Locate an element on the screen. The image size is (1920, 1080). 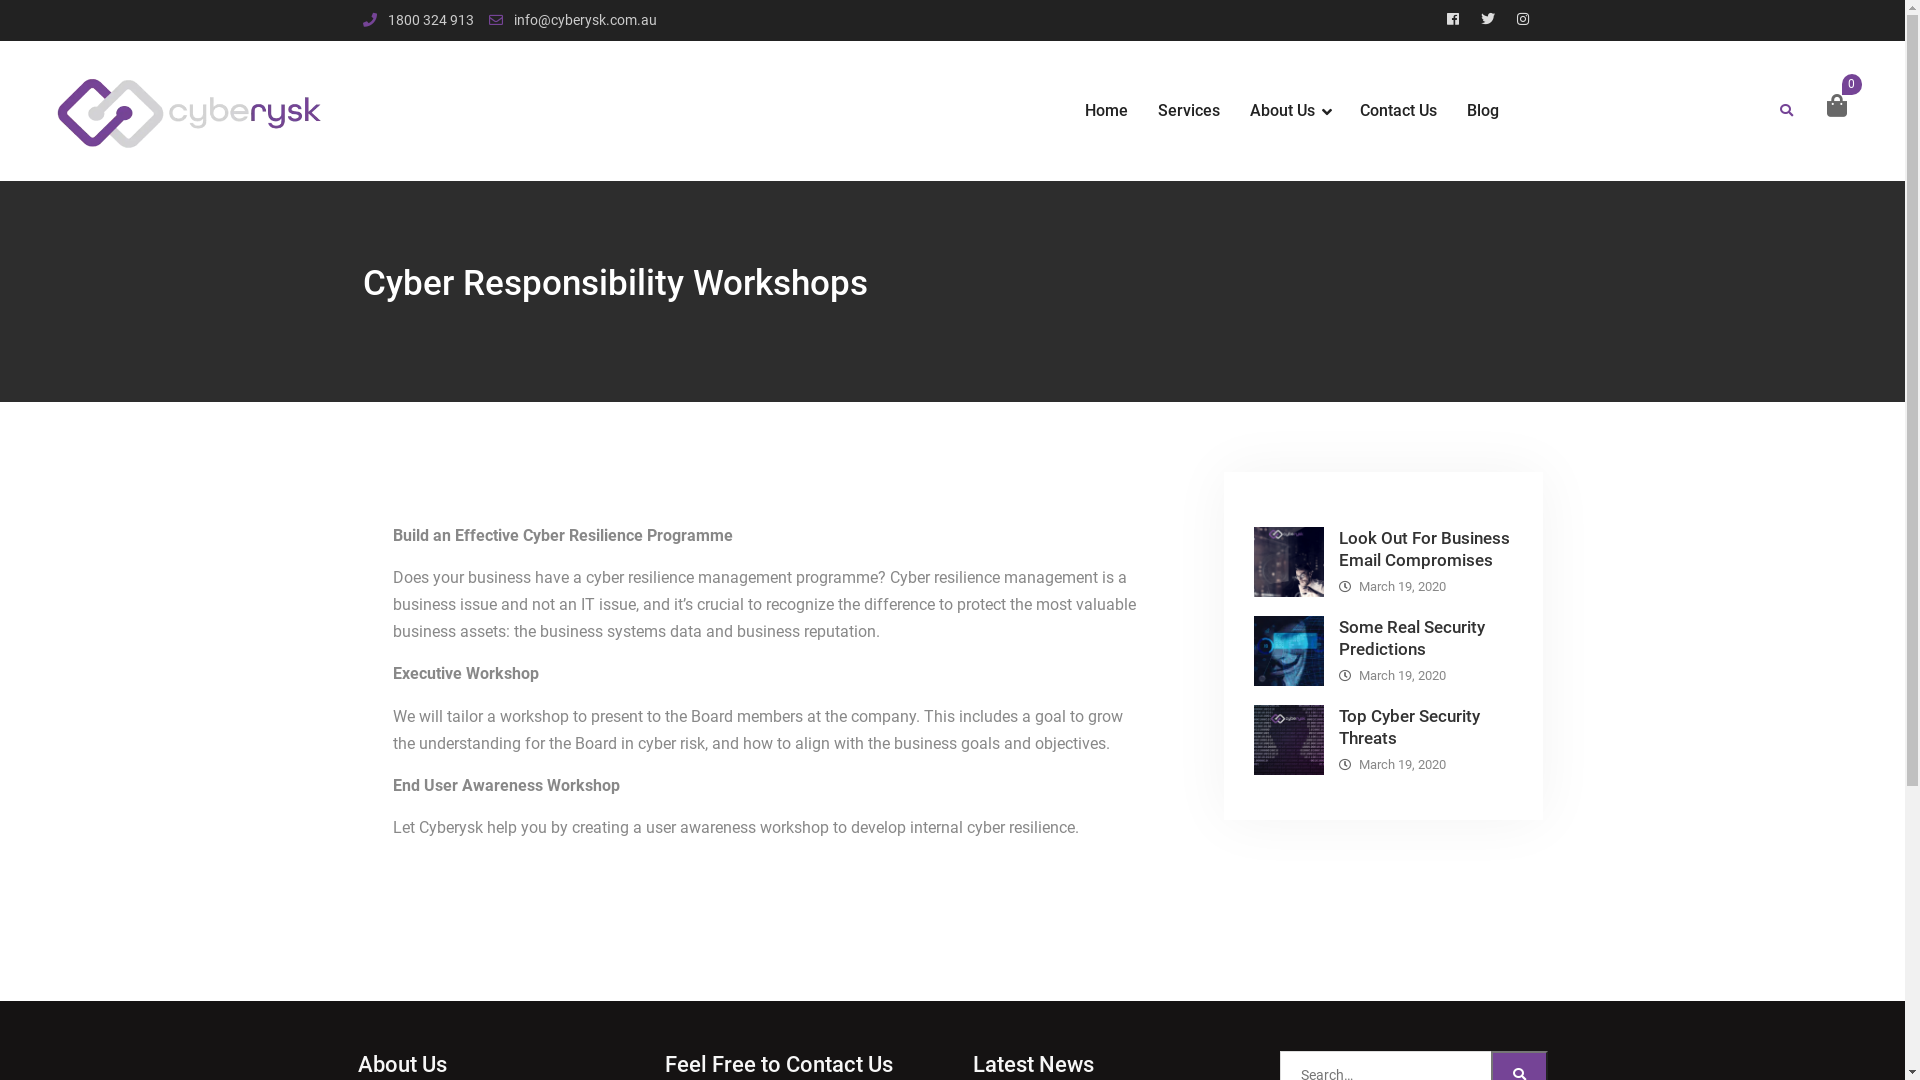
'Contact Us' is located at coordinates (1397, 111).